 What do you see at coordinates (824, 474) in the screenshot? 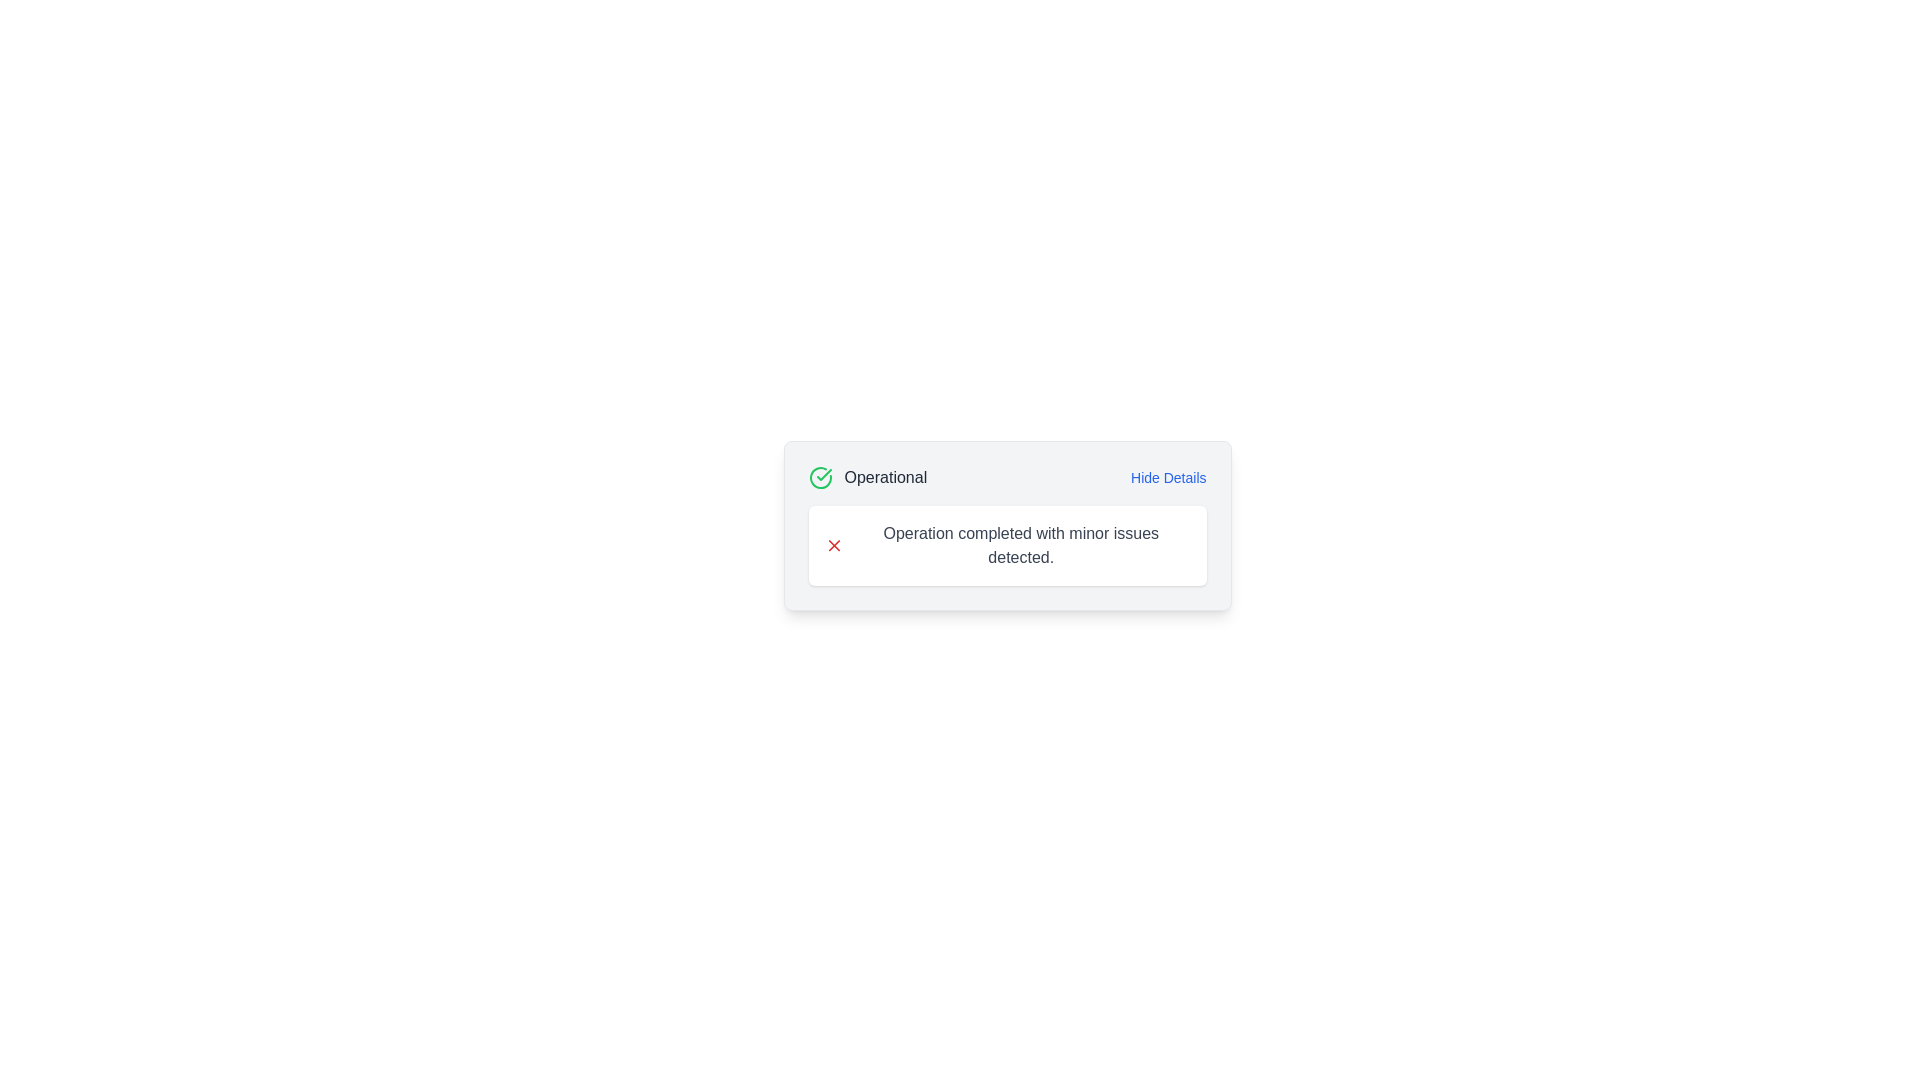
I see `the small green checkmark symbol located within a circular icon in the middle of the small status panel` at bounding box center [824, 474].